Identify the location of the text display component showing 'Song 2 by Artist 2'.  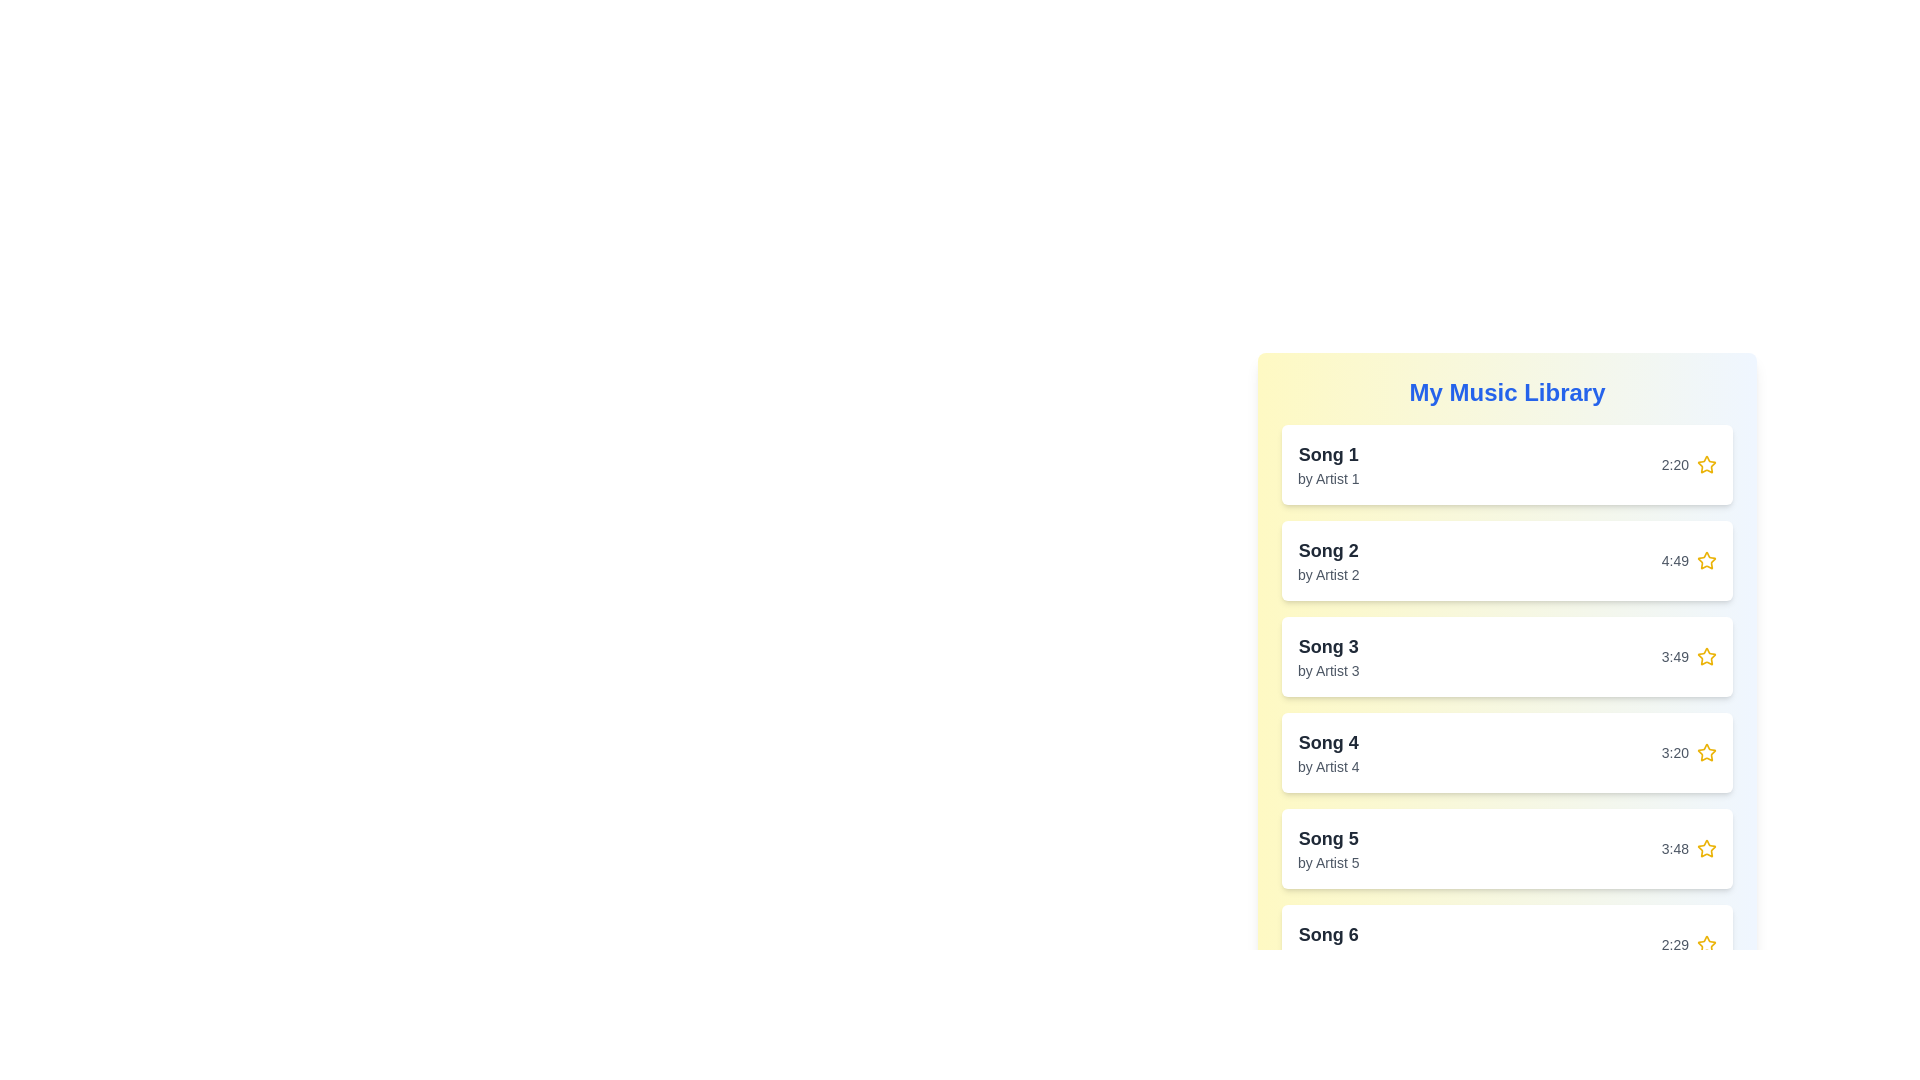
(1328, 560).